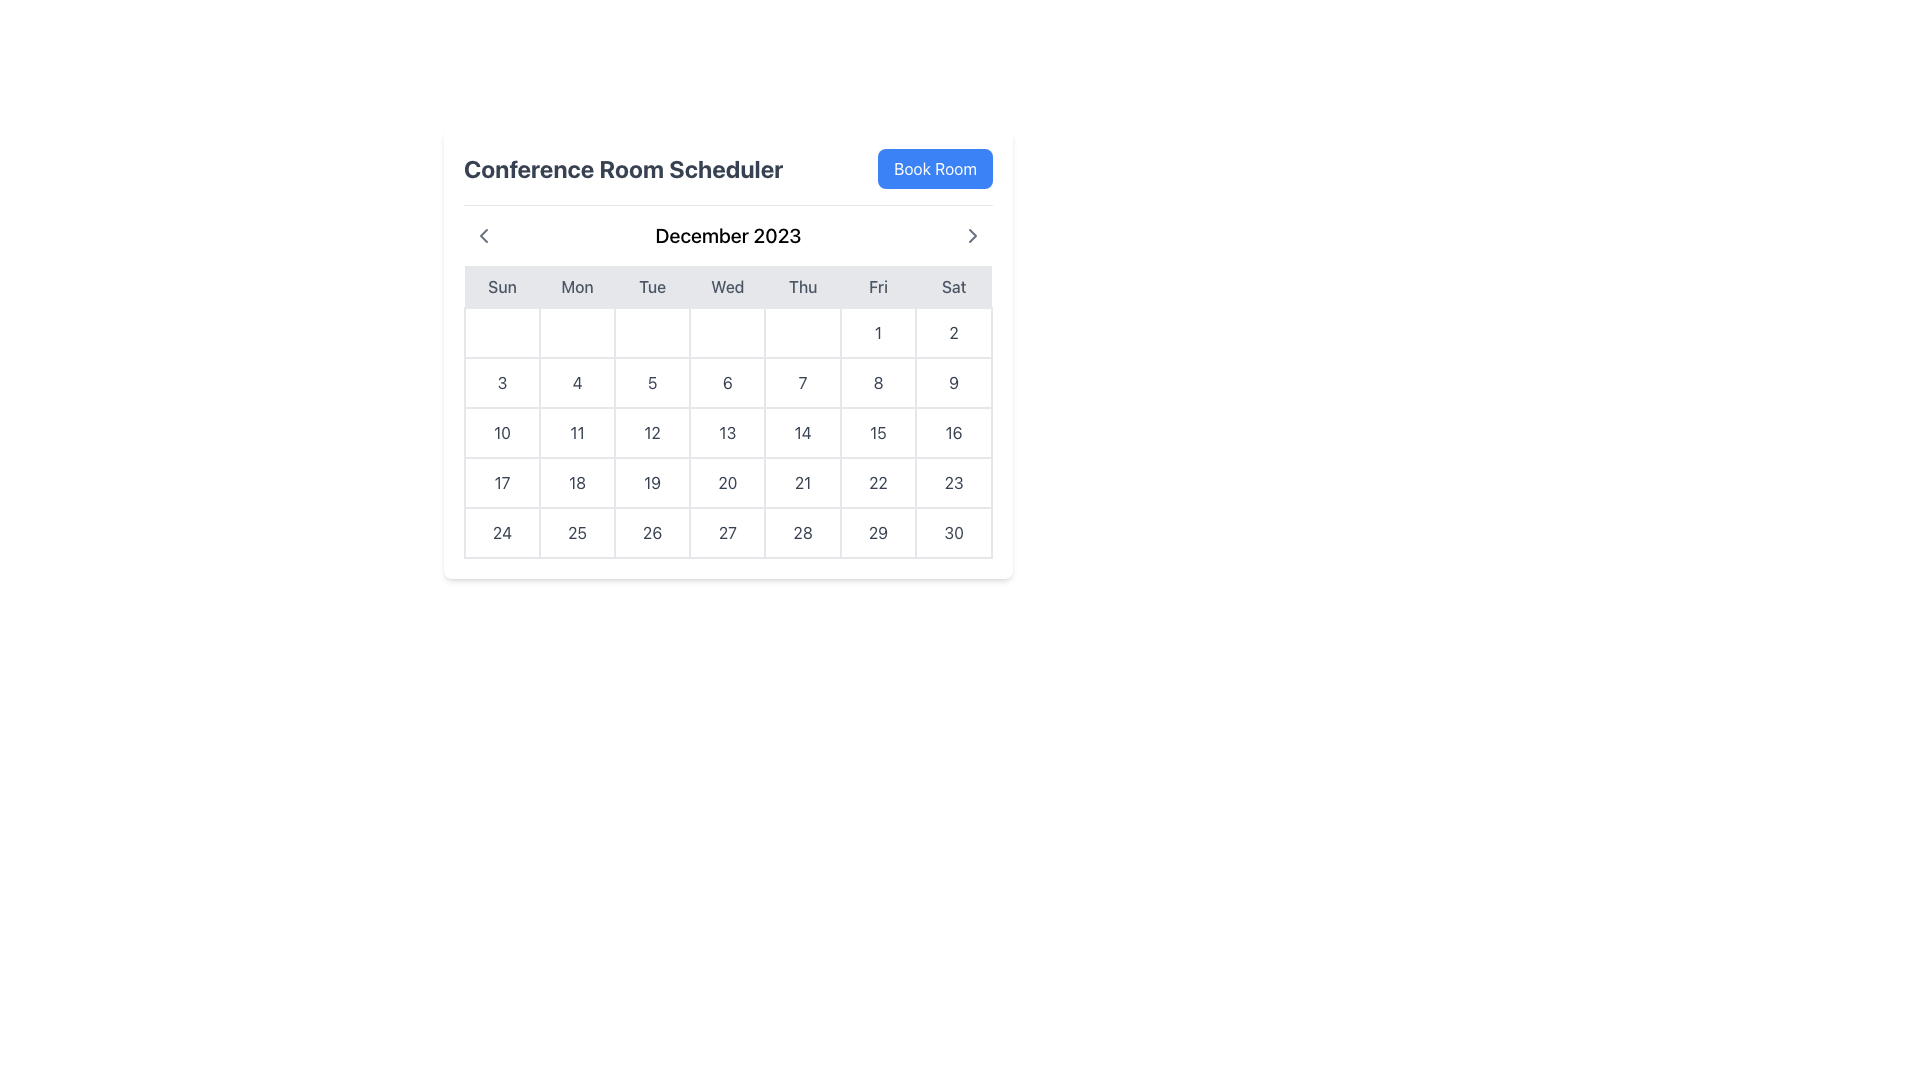 The width and height of the screenshot is (1920, 1080). What do you see at coordinates (953, 382) in the screenshot?
I see `the button representing the 9th date on the calendar interface` at bounding box center [953, 382].